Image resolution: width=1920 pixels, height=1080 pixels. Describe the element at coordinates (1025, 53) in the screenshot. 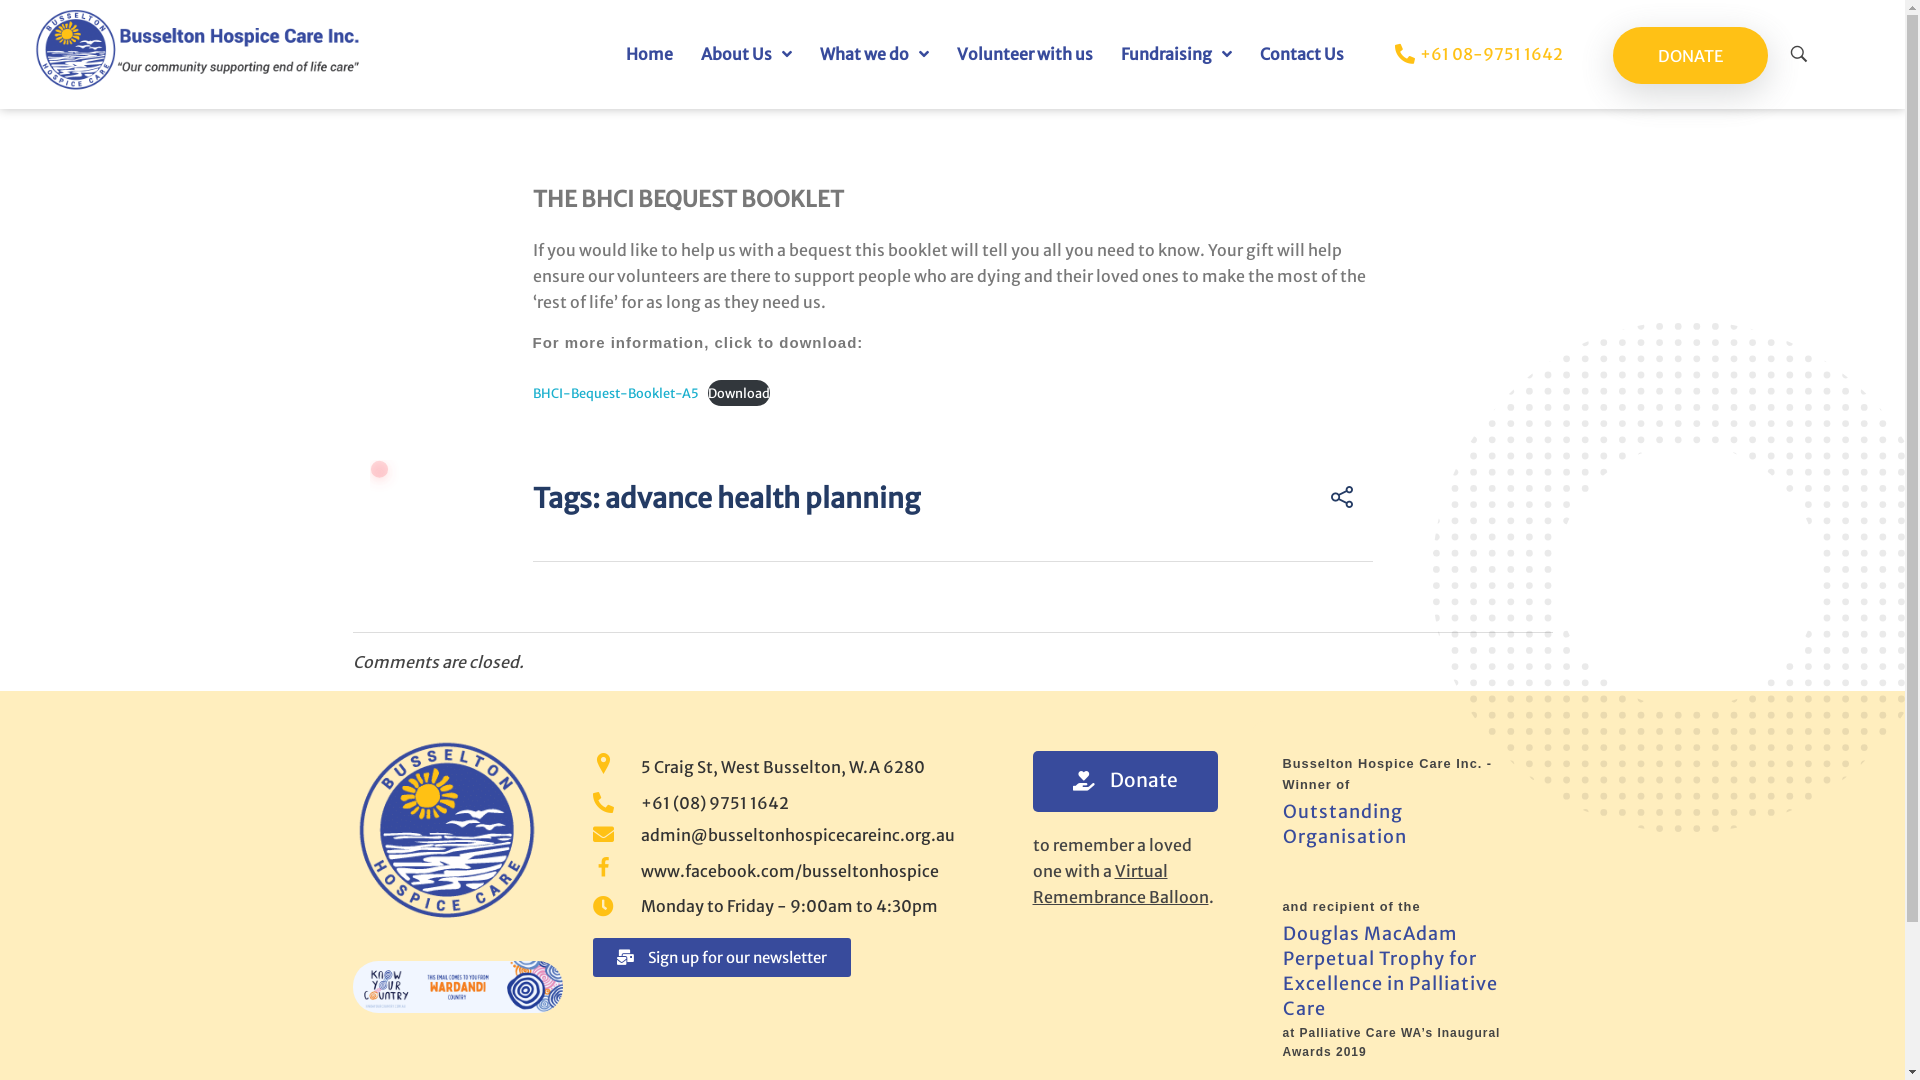

I see `'Volunteer with us'` at that location.